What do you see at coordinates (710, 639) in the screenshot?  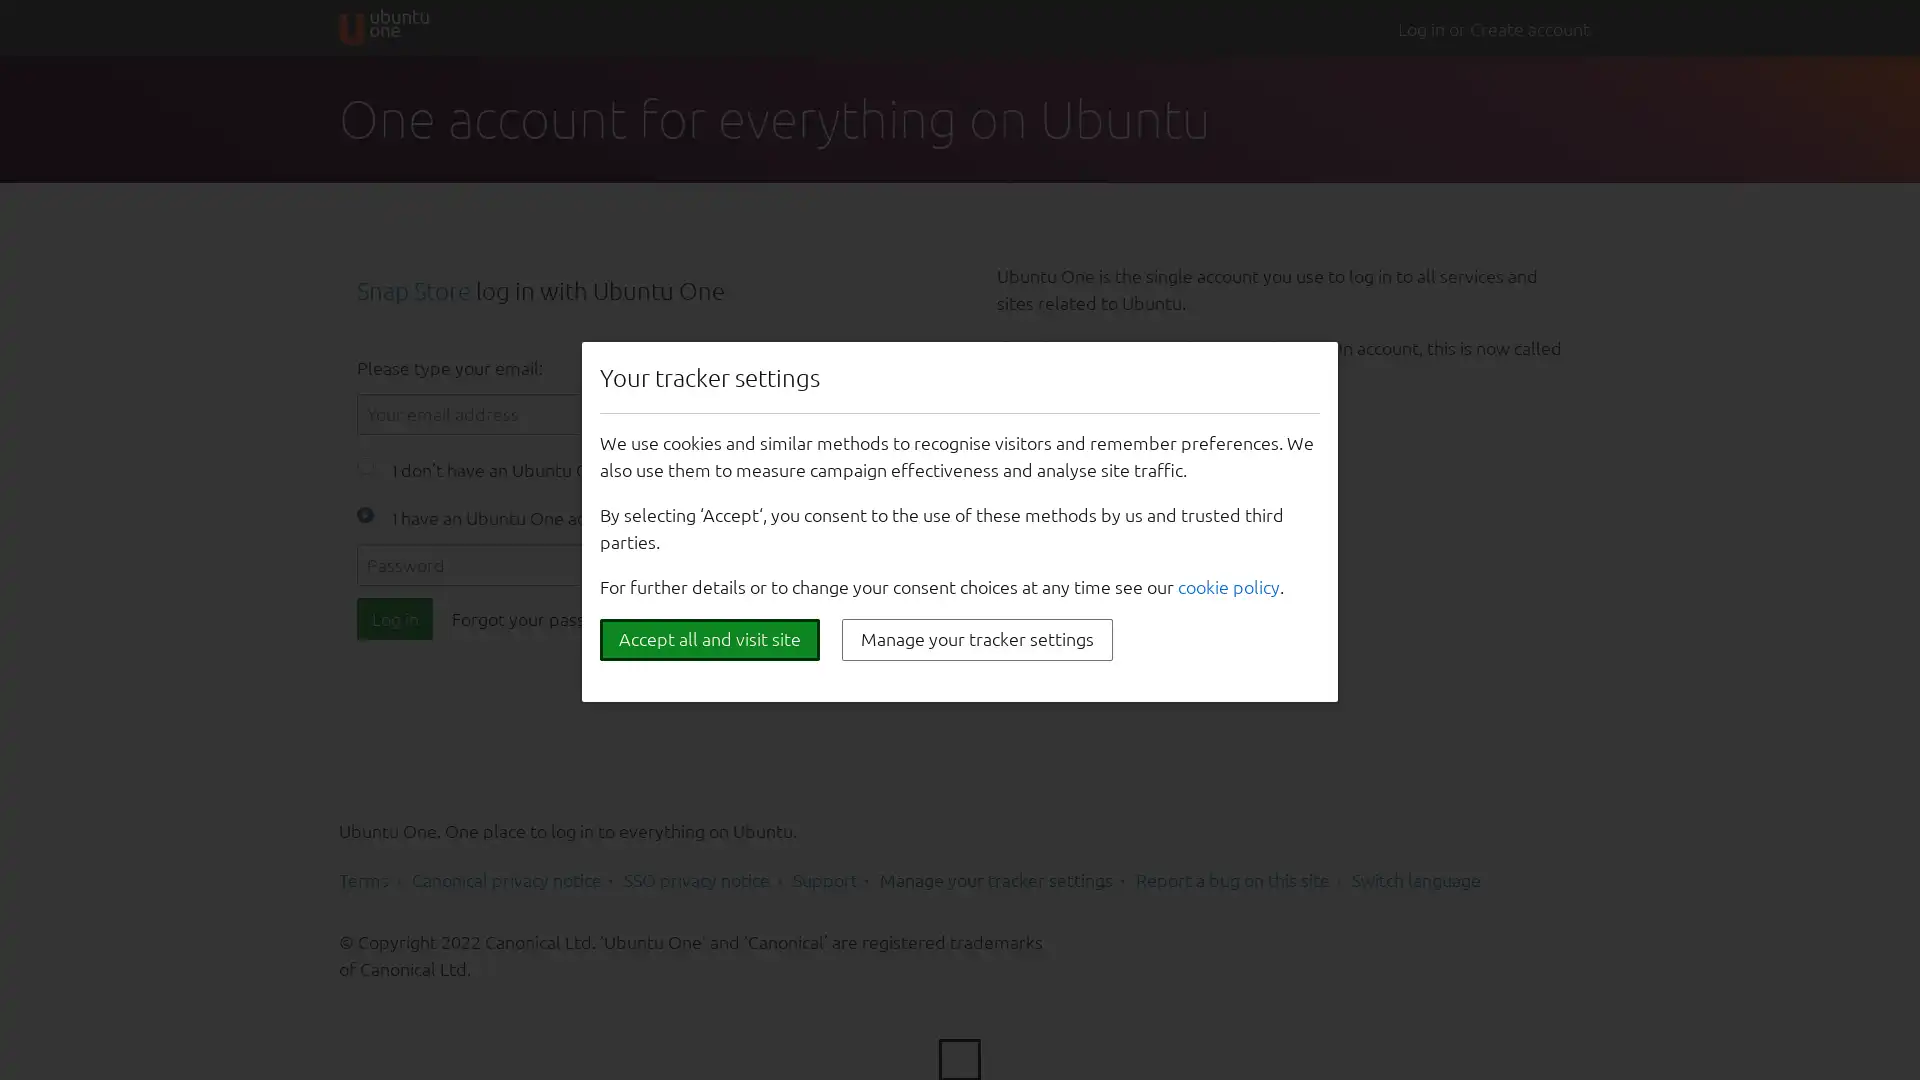 I see `Accept all and visit site` at bounding box center [710, 639].